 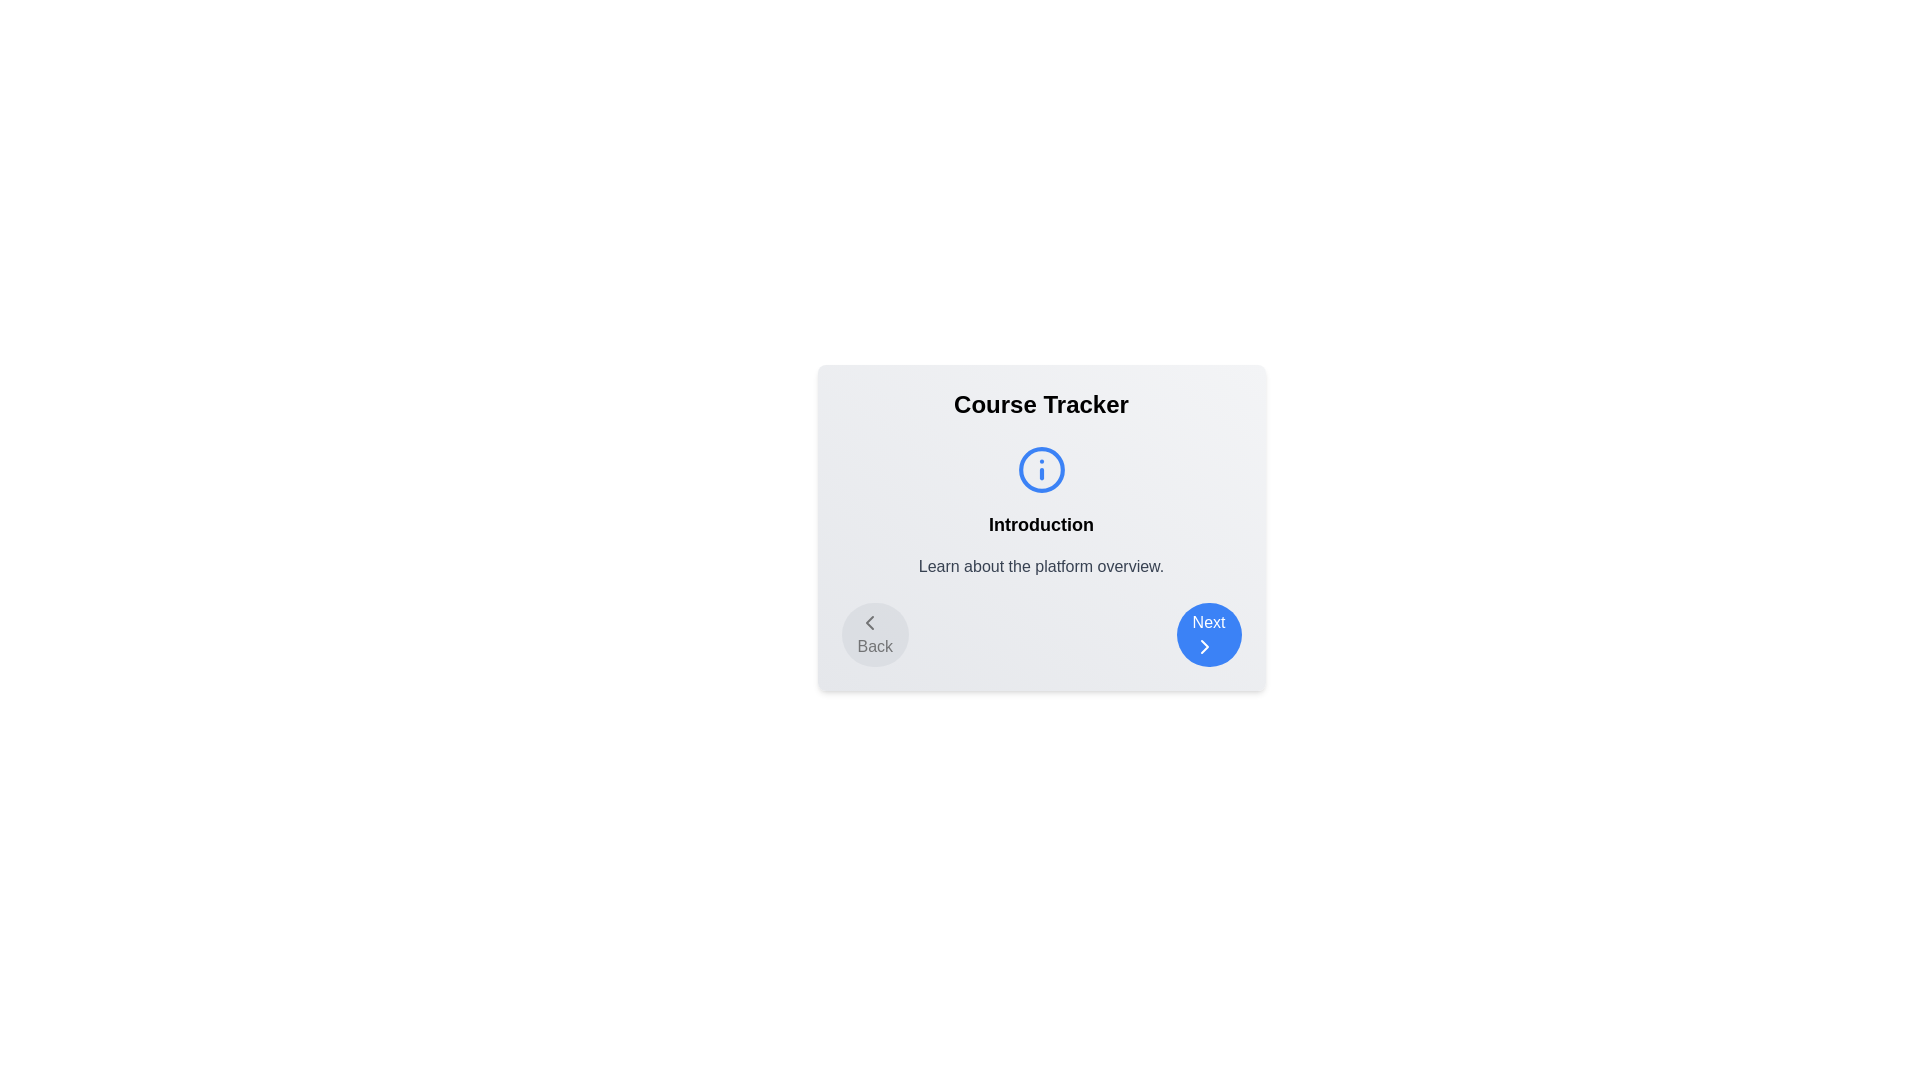 I want to click on the module icon to view its details, so click(x=1040, y=470).